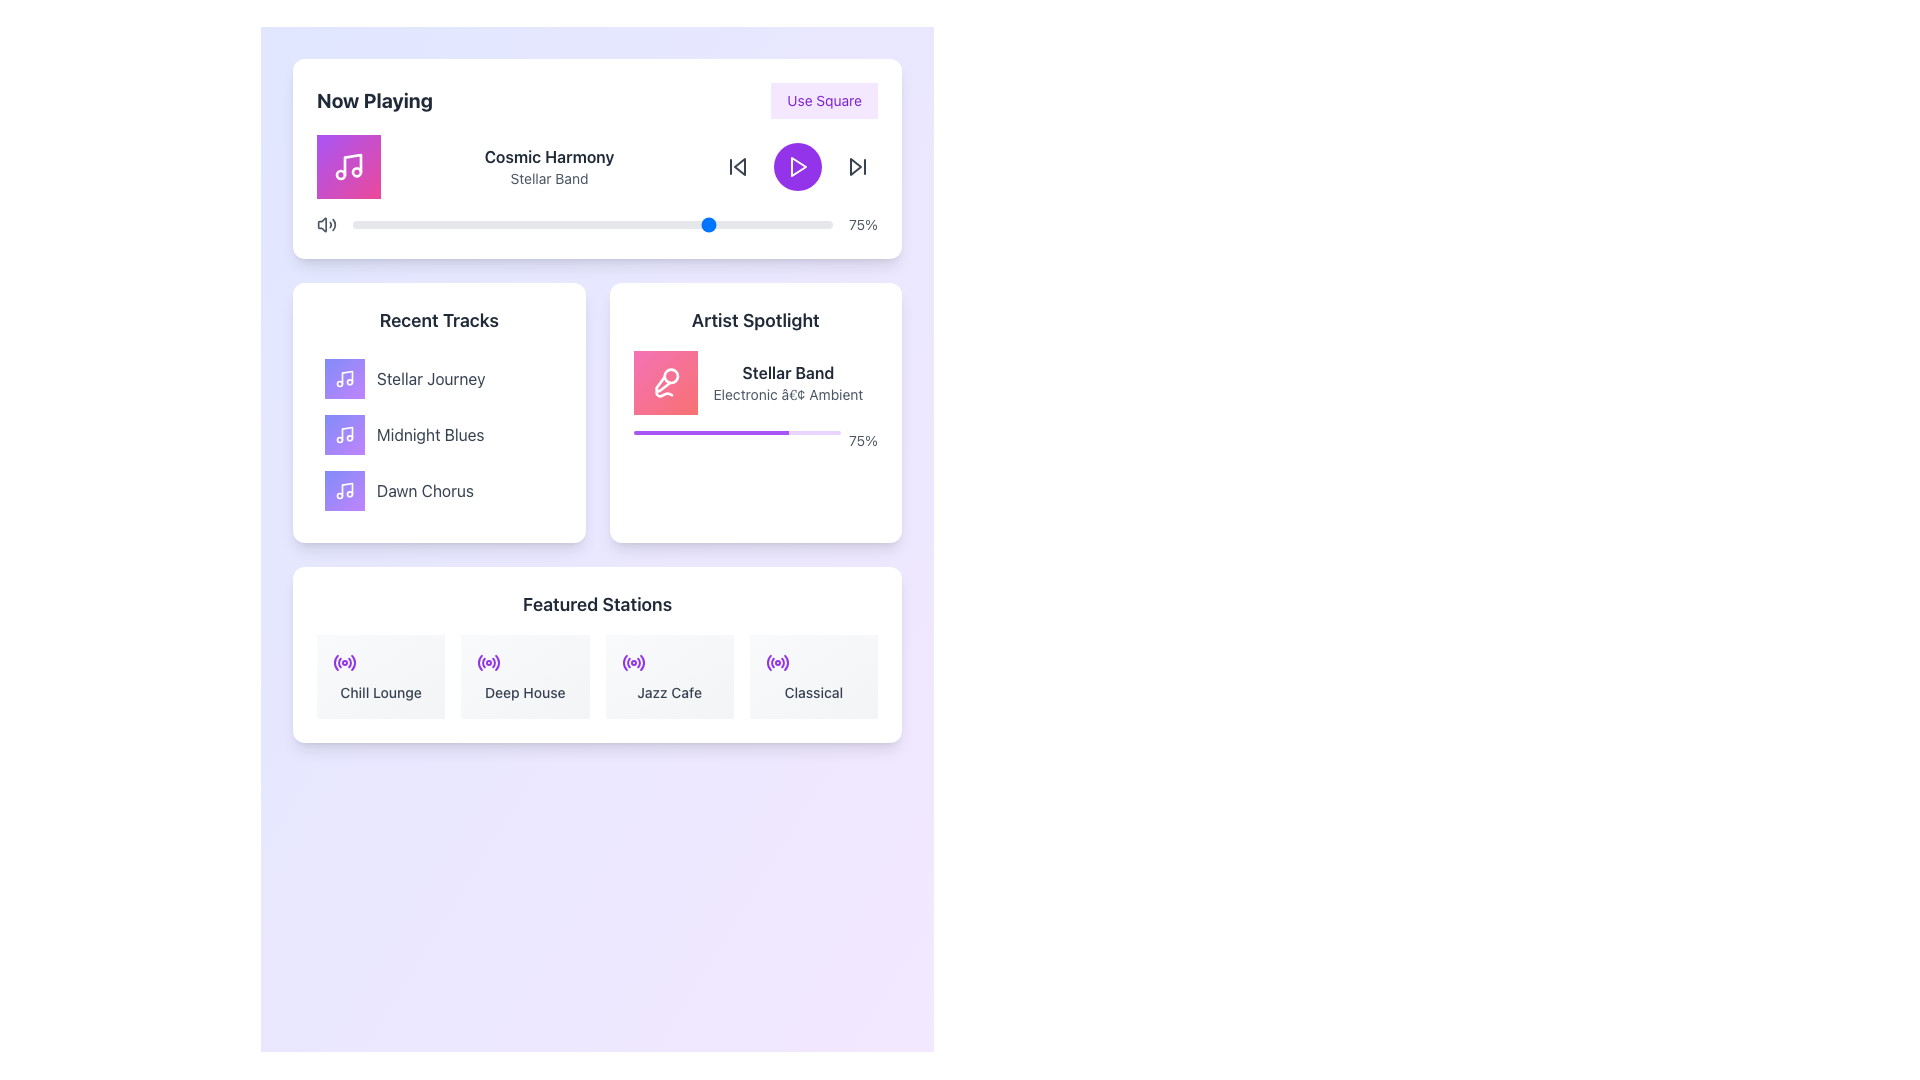 Image resolution: width=1920 pixels, height=1080 pixels. What do you see at coordinates (525, 676) in the screenshot?
I see `the 'Deep House' selectable tile, which has a gradient background and a purple radio wave icon` at bounding box center [525, 676].